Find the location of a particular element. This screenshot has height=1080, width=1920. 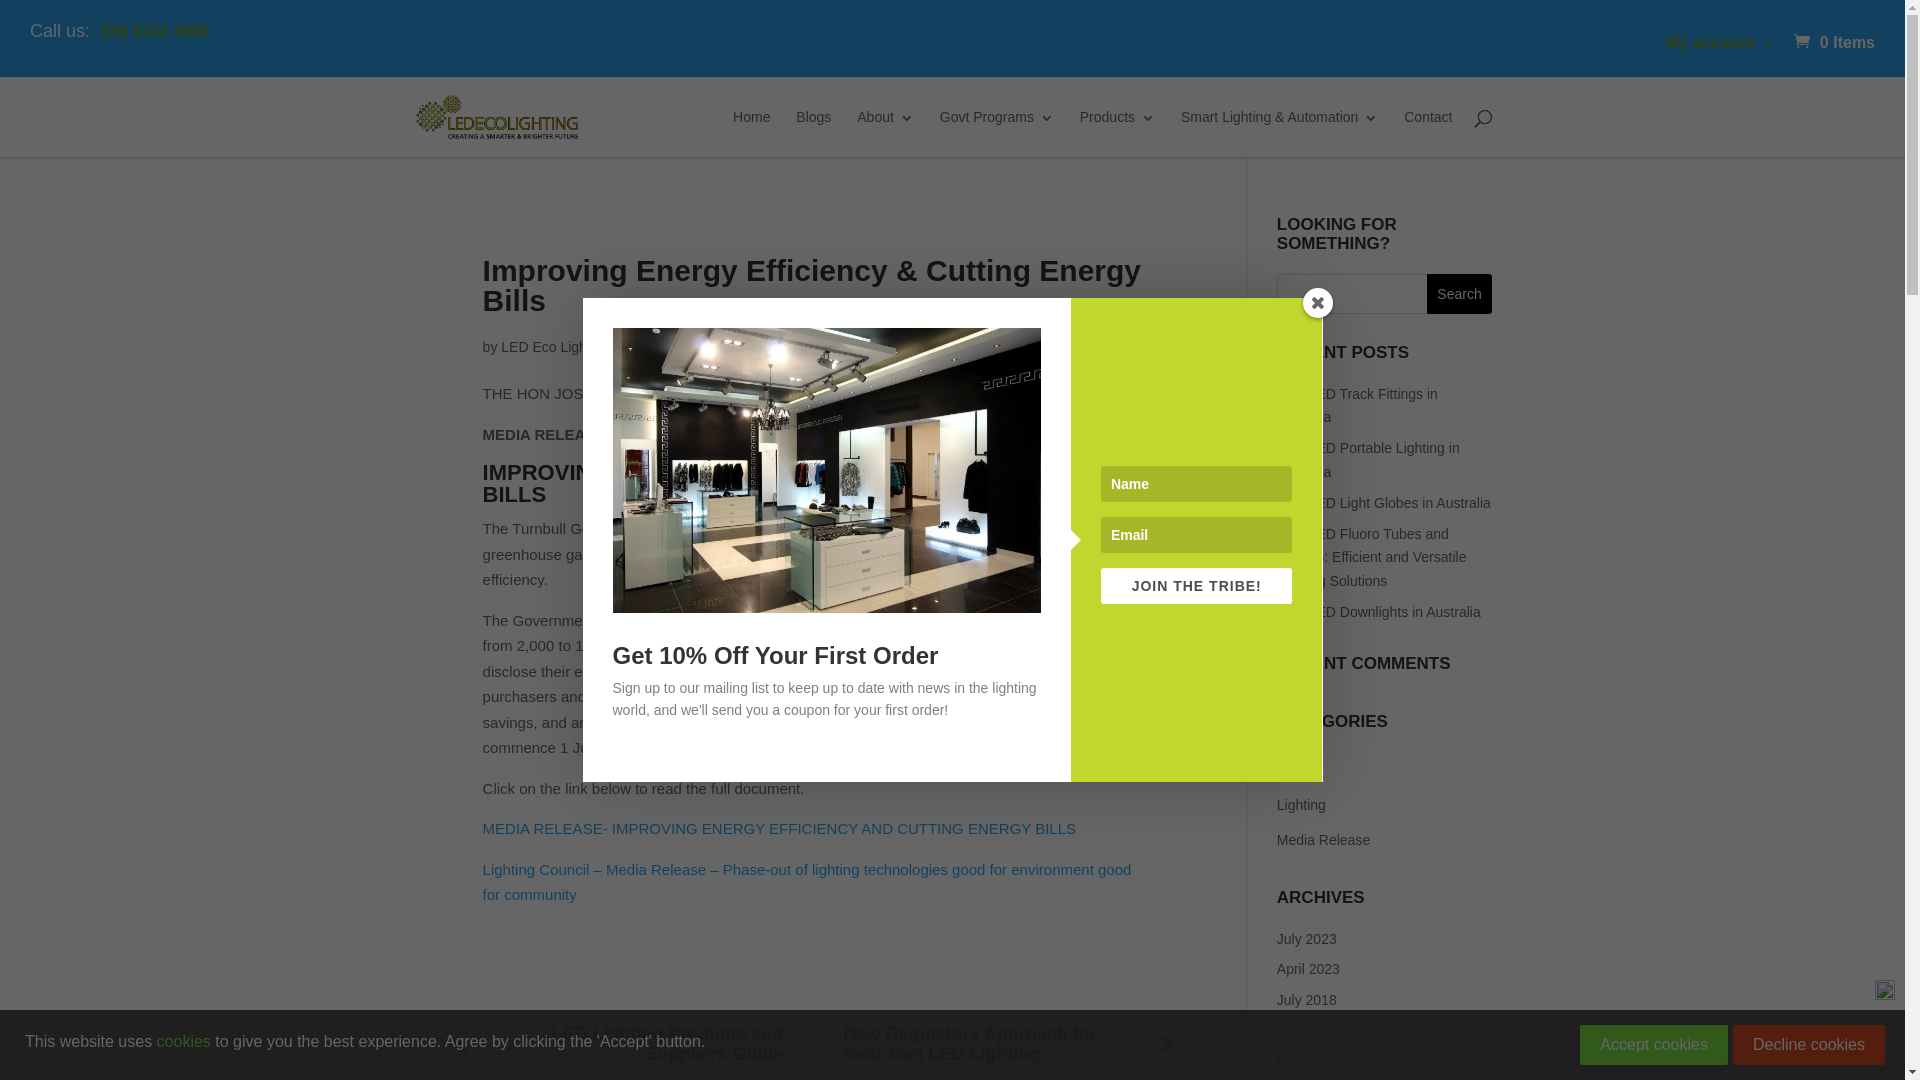

'Best LED Light Globes in Australia' is located at coordinates (1275, 501).